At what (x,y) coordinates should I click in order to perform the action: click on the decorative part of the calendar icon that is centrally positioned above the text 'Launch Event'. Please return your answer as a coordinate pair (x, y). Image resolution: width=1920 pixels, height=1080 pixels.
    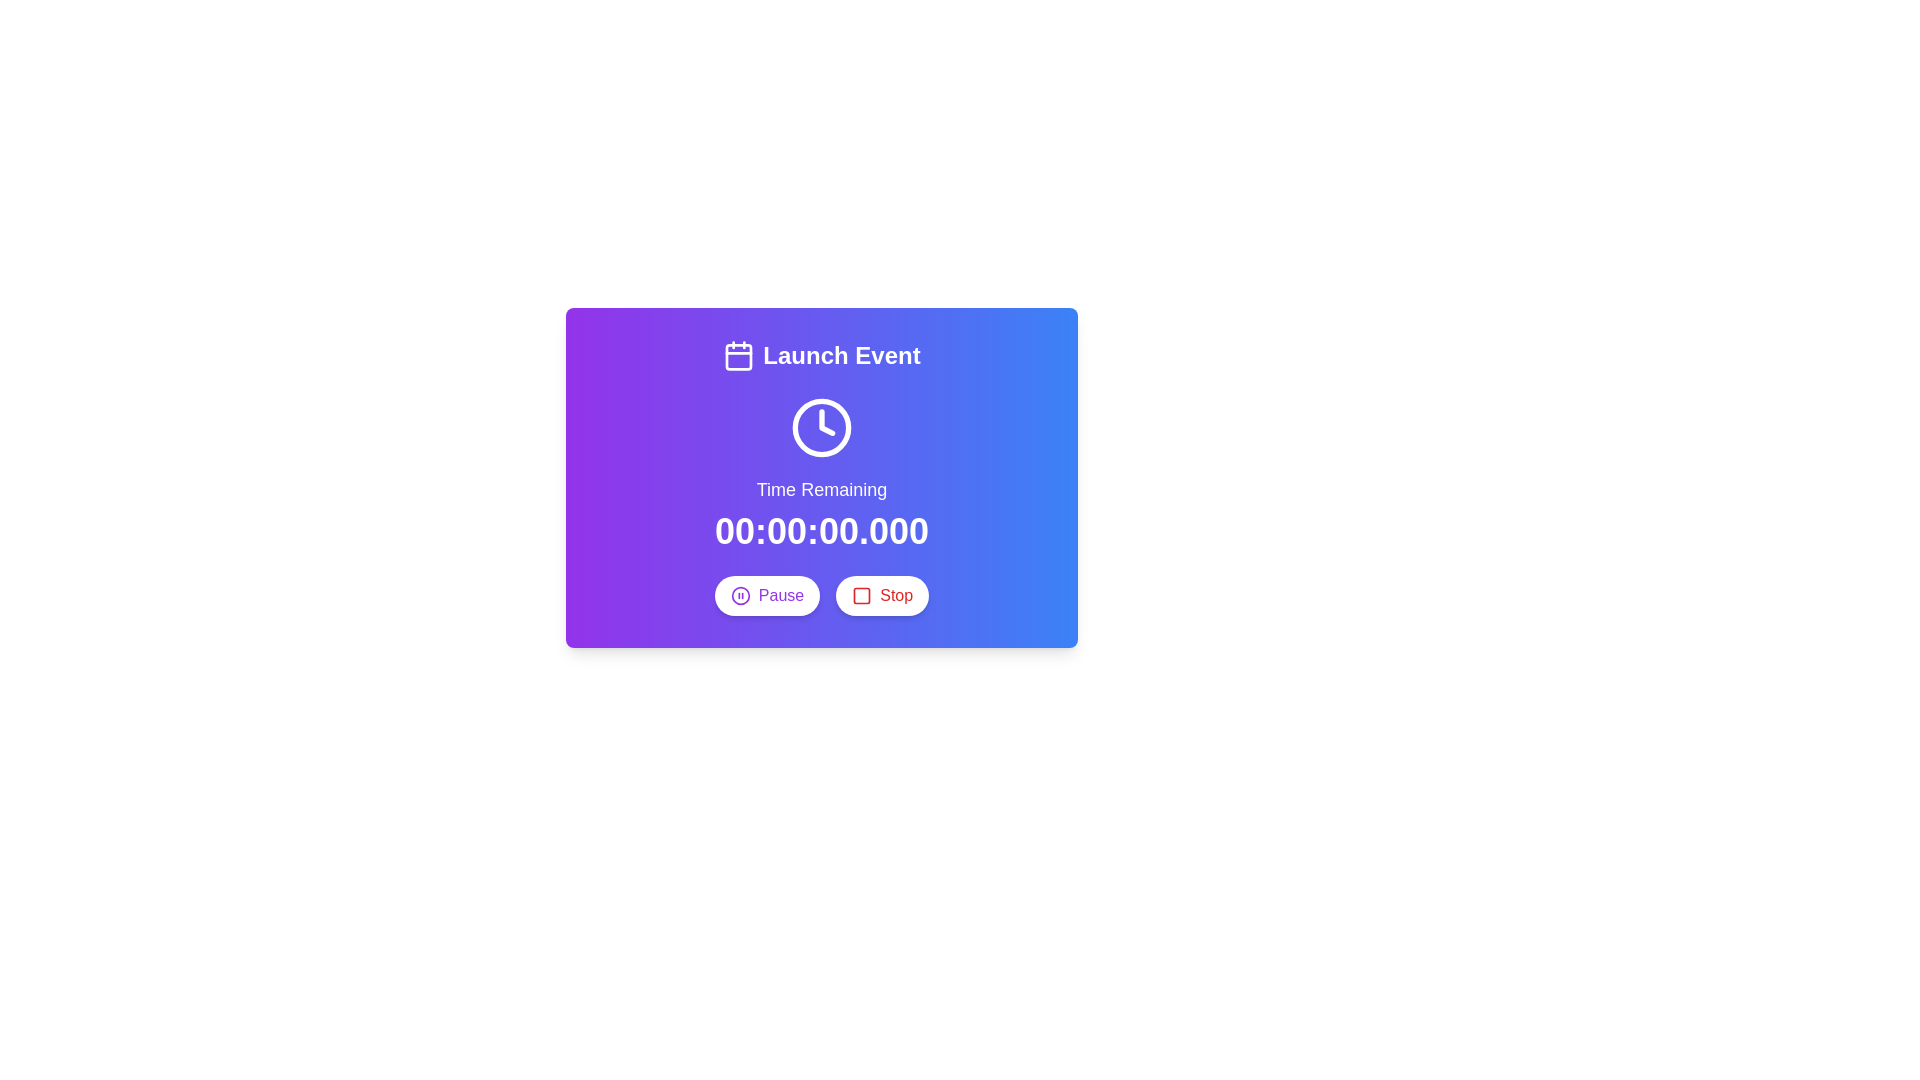
    Looking at the image, I should click on (738, 356).